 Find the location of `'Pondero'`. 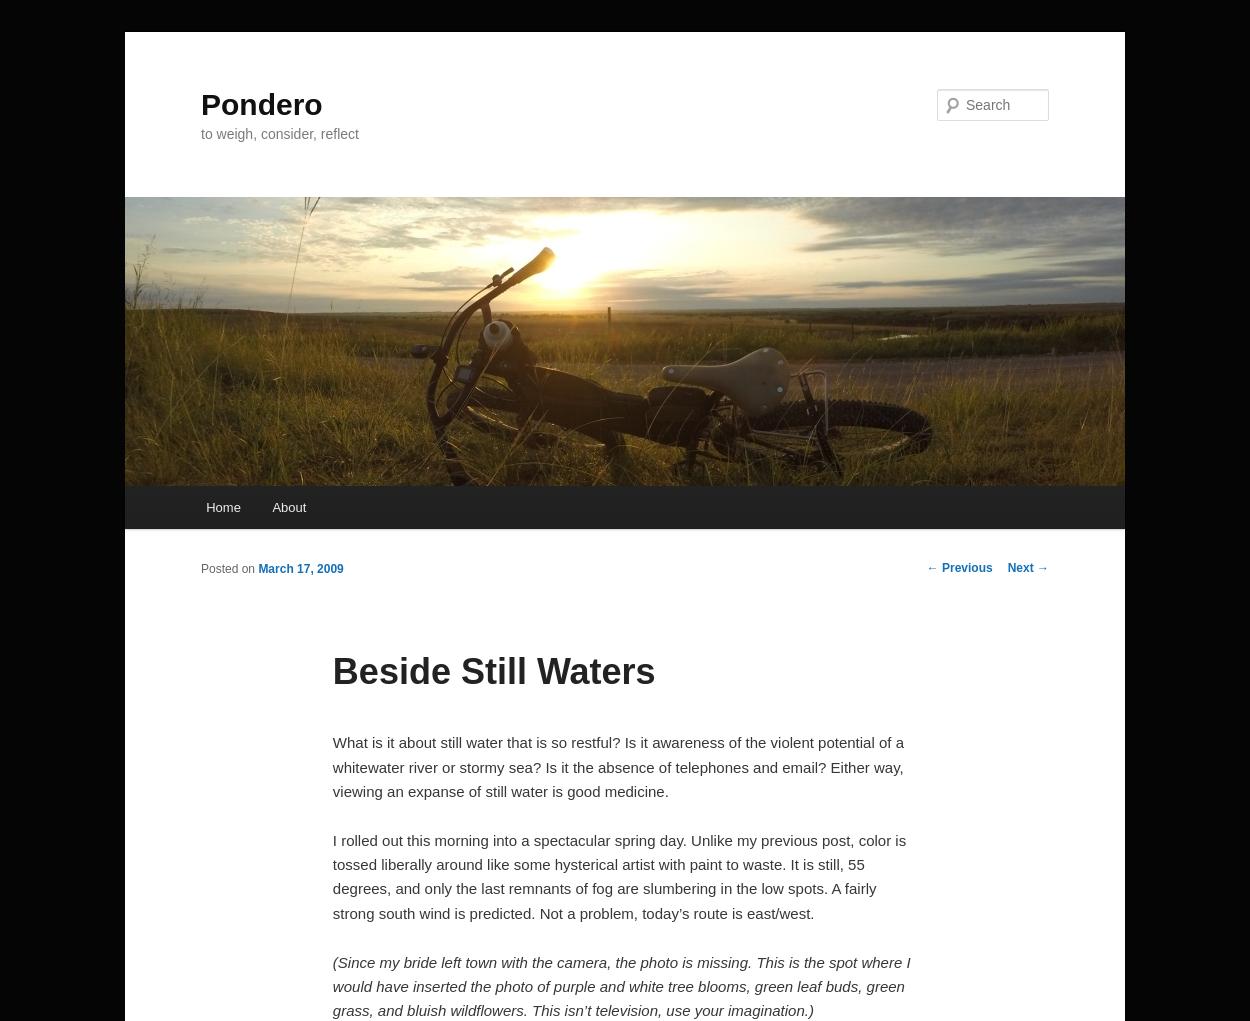

'Pondero' is located at coordinates (261, 102).